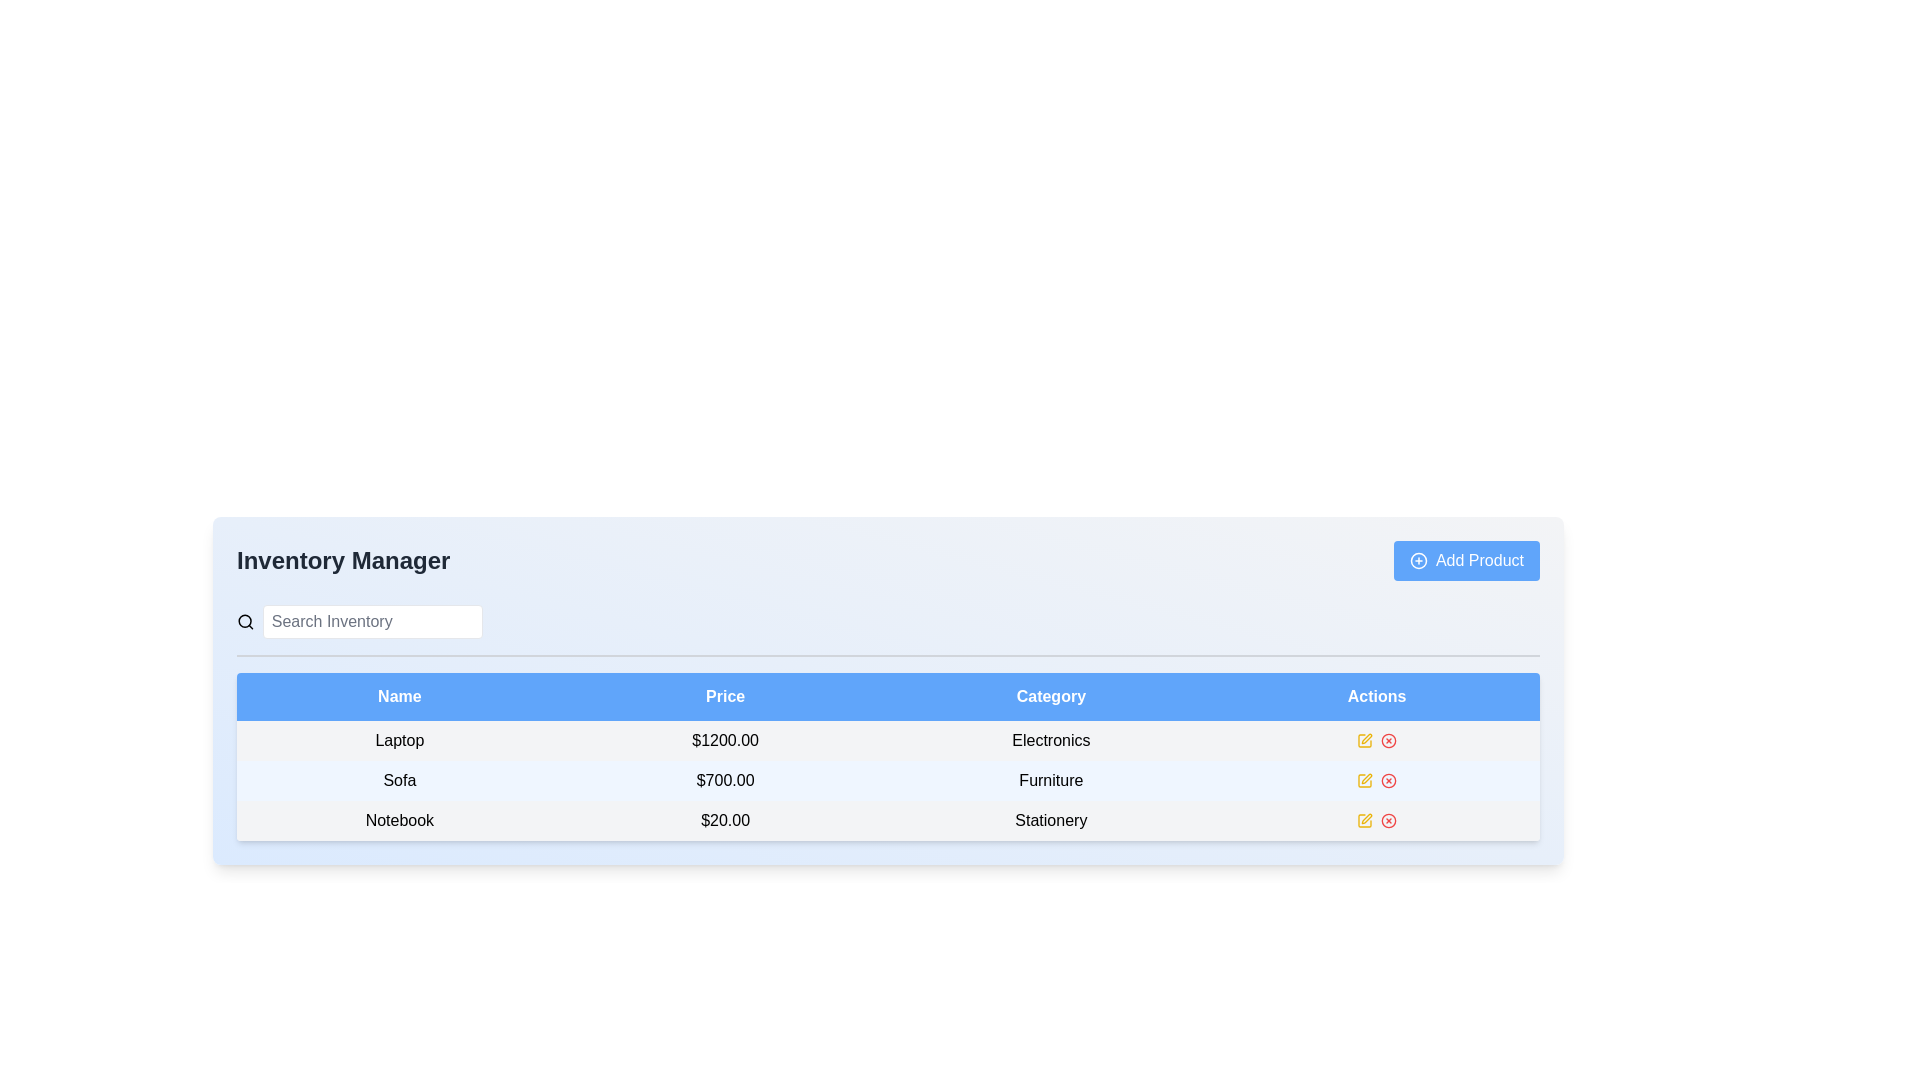  What do you see at coordinates (1050, 821) in the screenshot?
I see `the 'Stationery' text label in the third row of the 'Category' column, which is associated with the product 'Notebook'` at bounding box center [1050, 821].